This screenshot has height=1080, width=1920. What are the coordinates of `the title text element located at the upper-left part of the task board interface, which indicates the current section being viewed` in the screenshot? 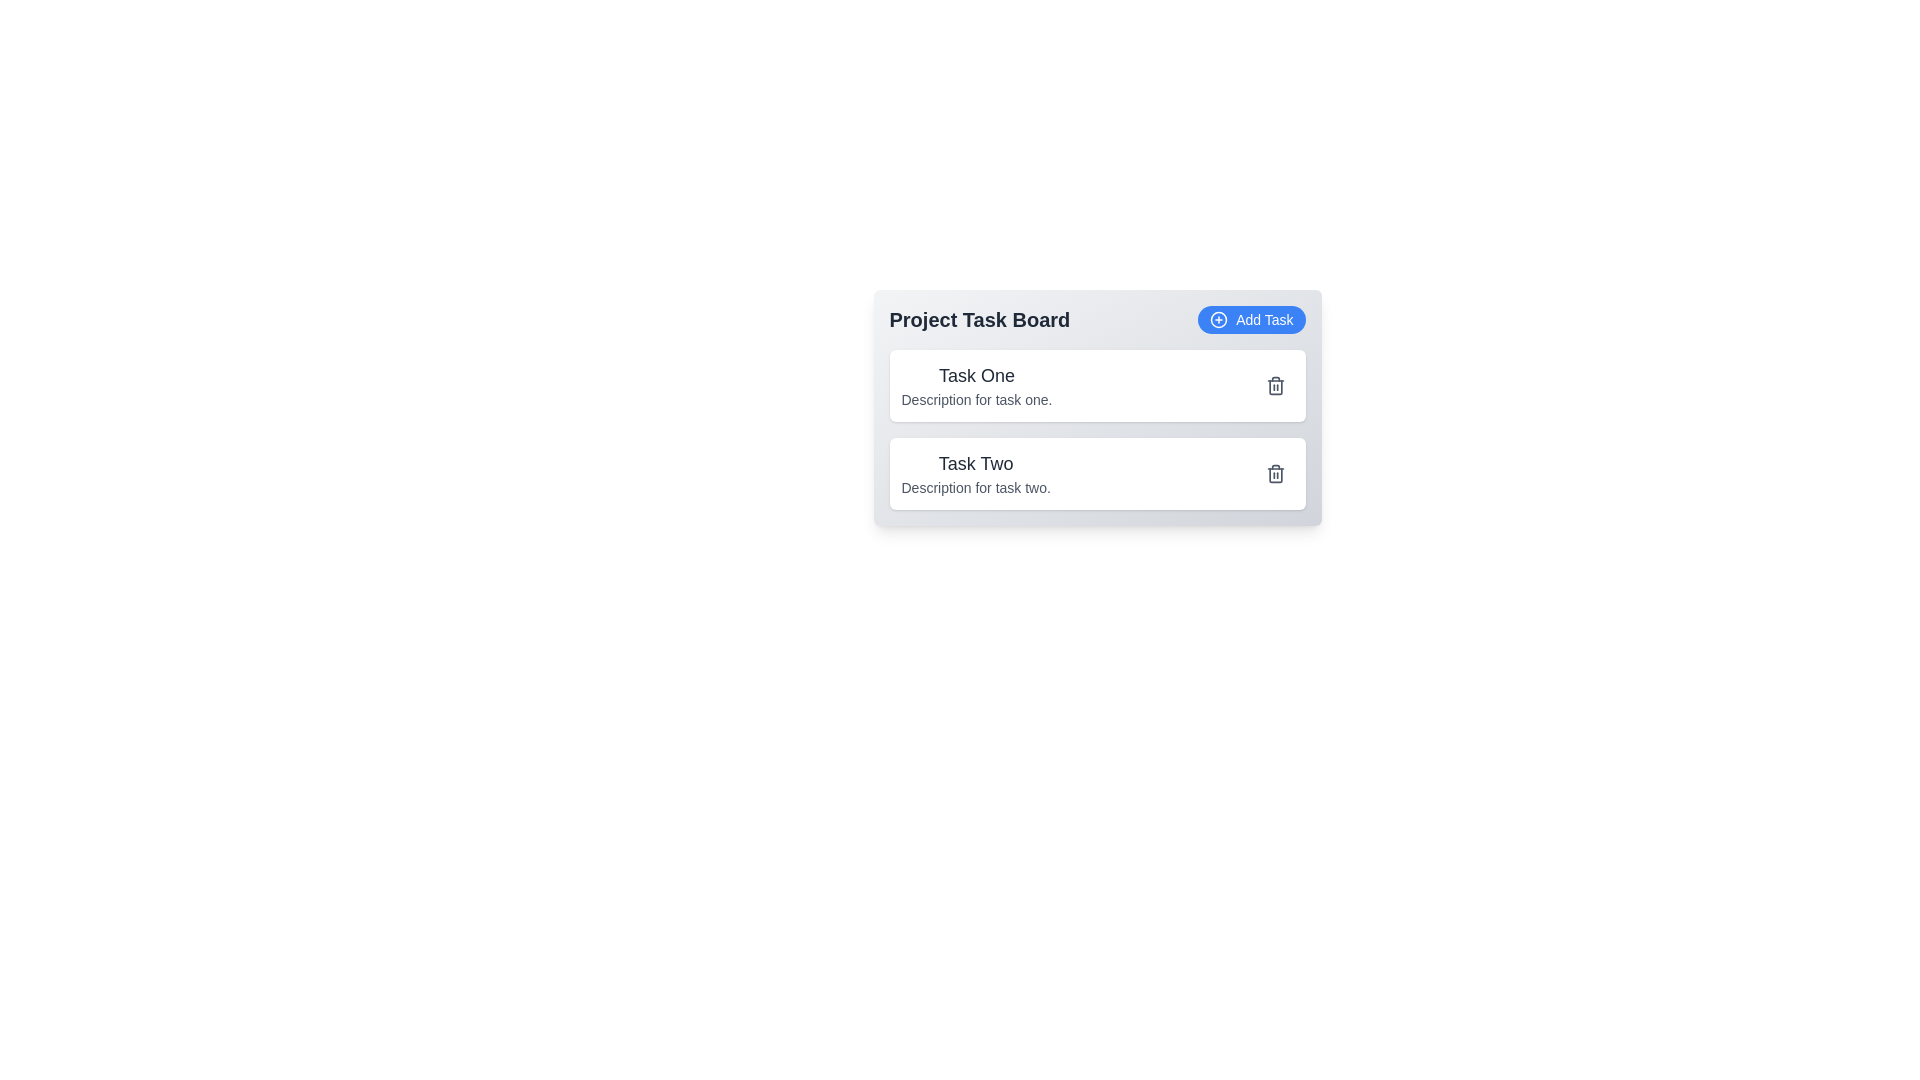 It's located at (979, 319).